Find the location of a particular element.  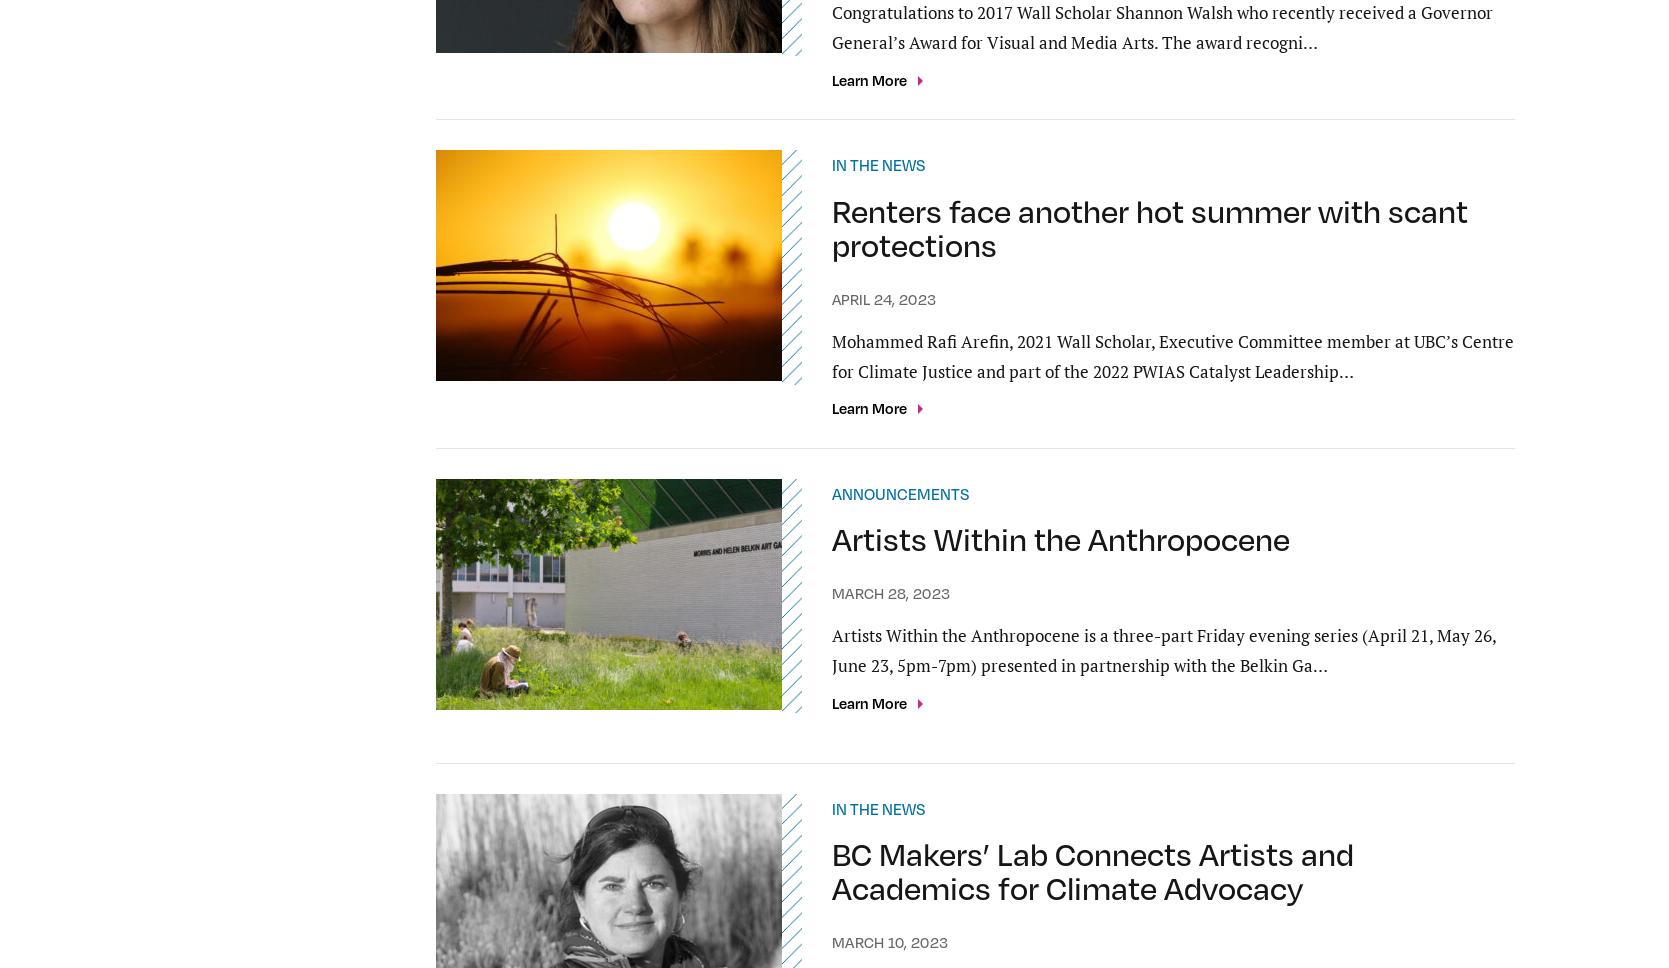

'UBC Sites' is located at coordinates (1107, 861).